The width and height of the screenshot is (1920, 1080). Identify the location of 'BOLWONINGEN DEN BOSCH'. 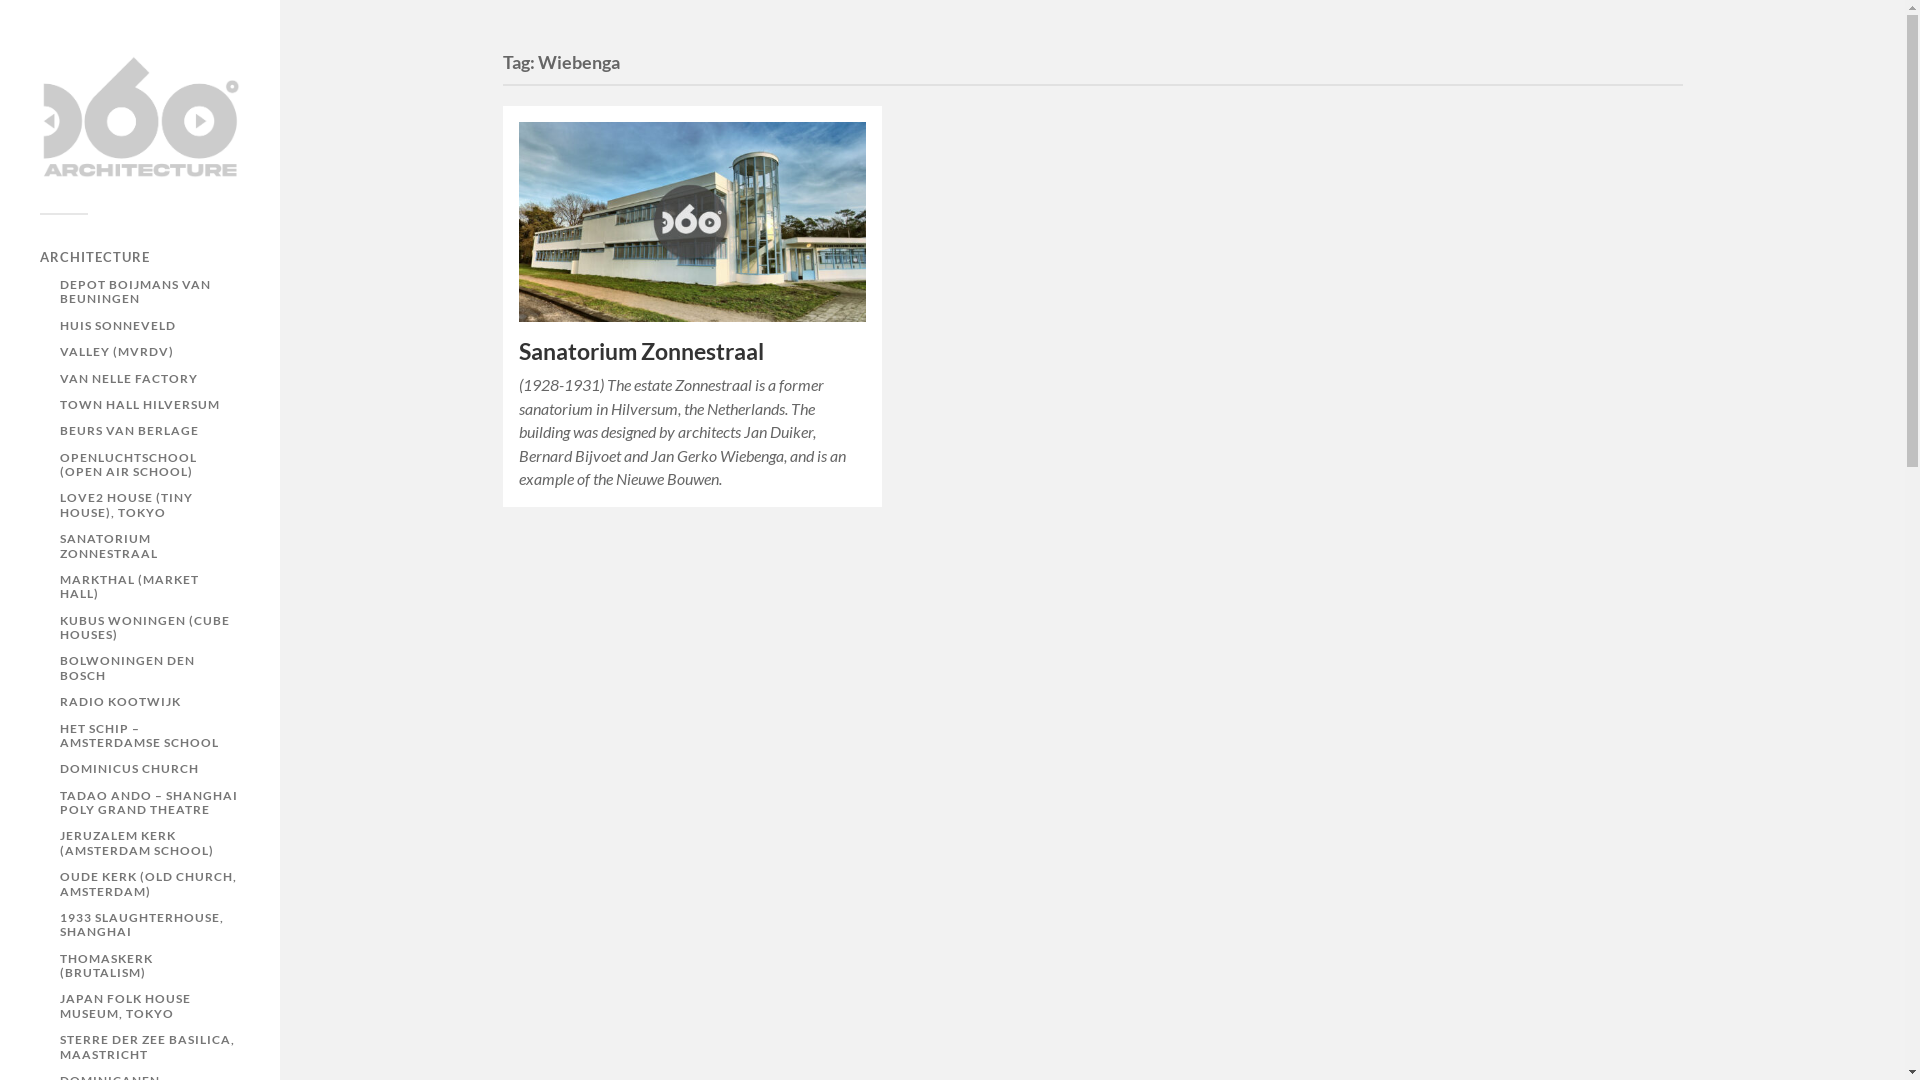
(126, 667).